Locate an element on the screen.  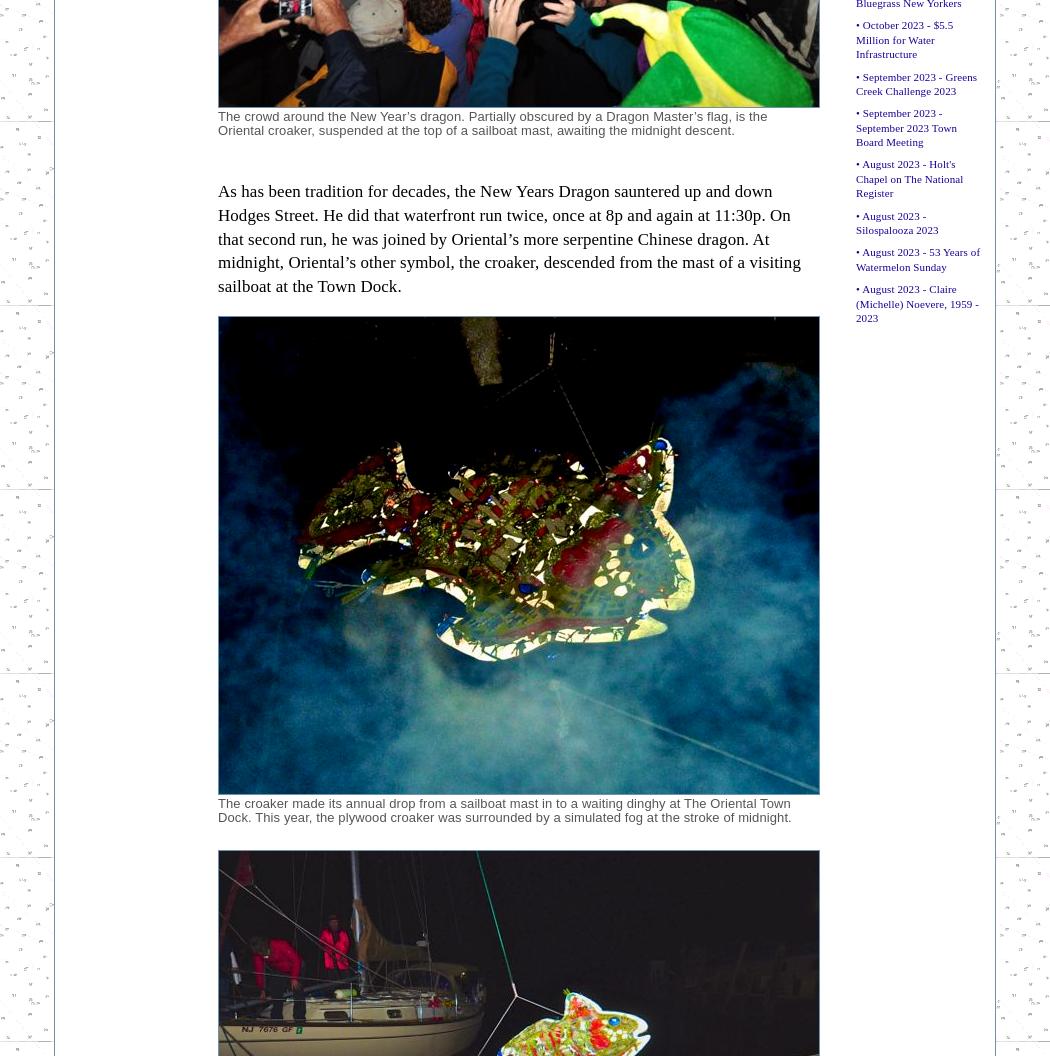
'•  September 2023 - Greens Creek Challenge 2023' is located at coordinates (916, 82).